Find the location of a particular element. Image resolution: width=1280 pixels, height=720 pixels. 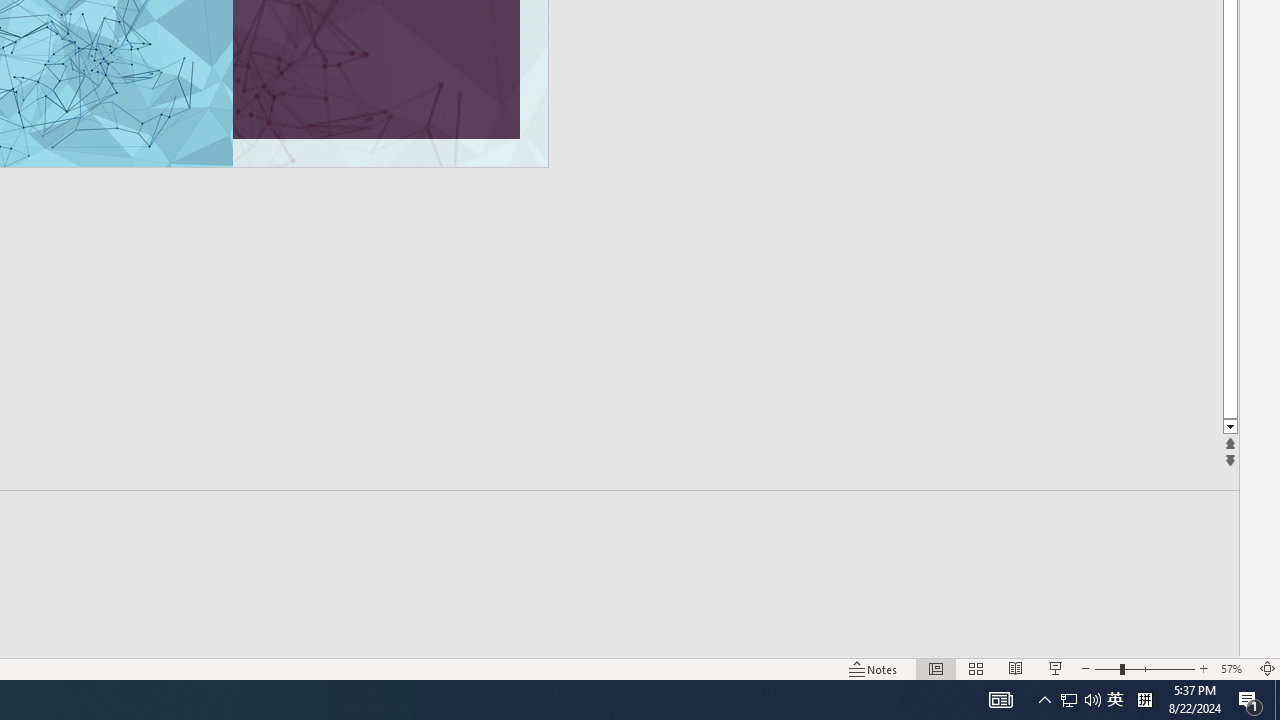

'Notes ' is located at coordinates (874, 669).